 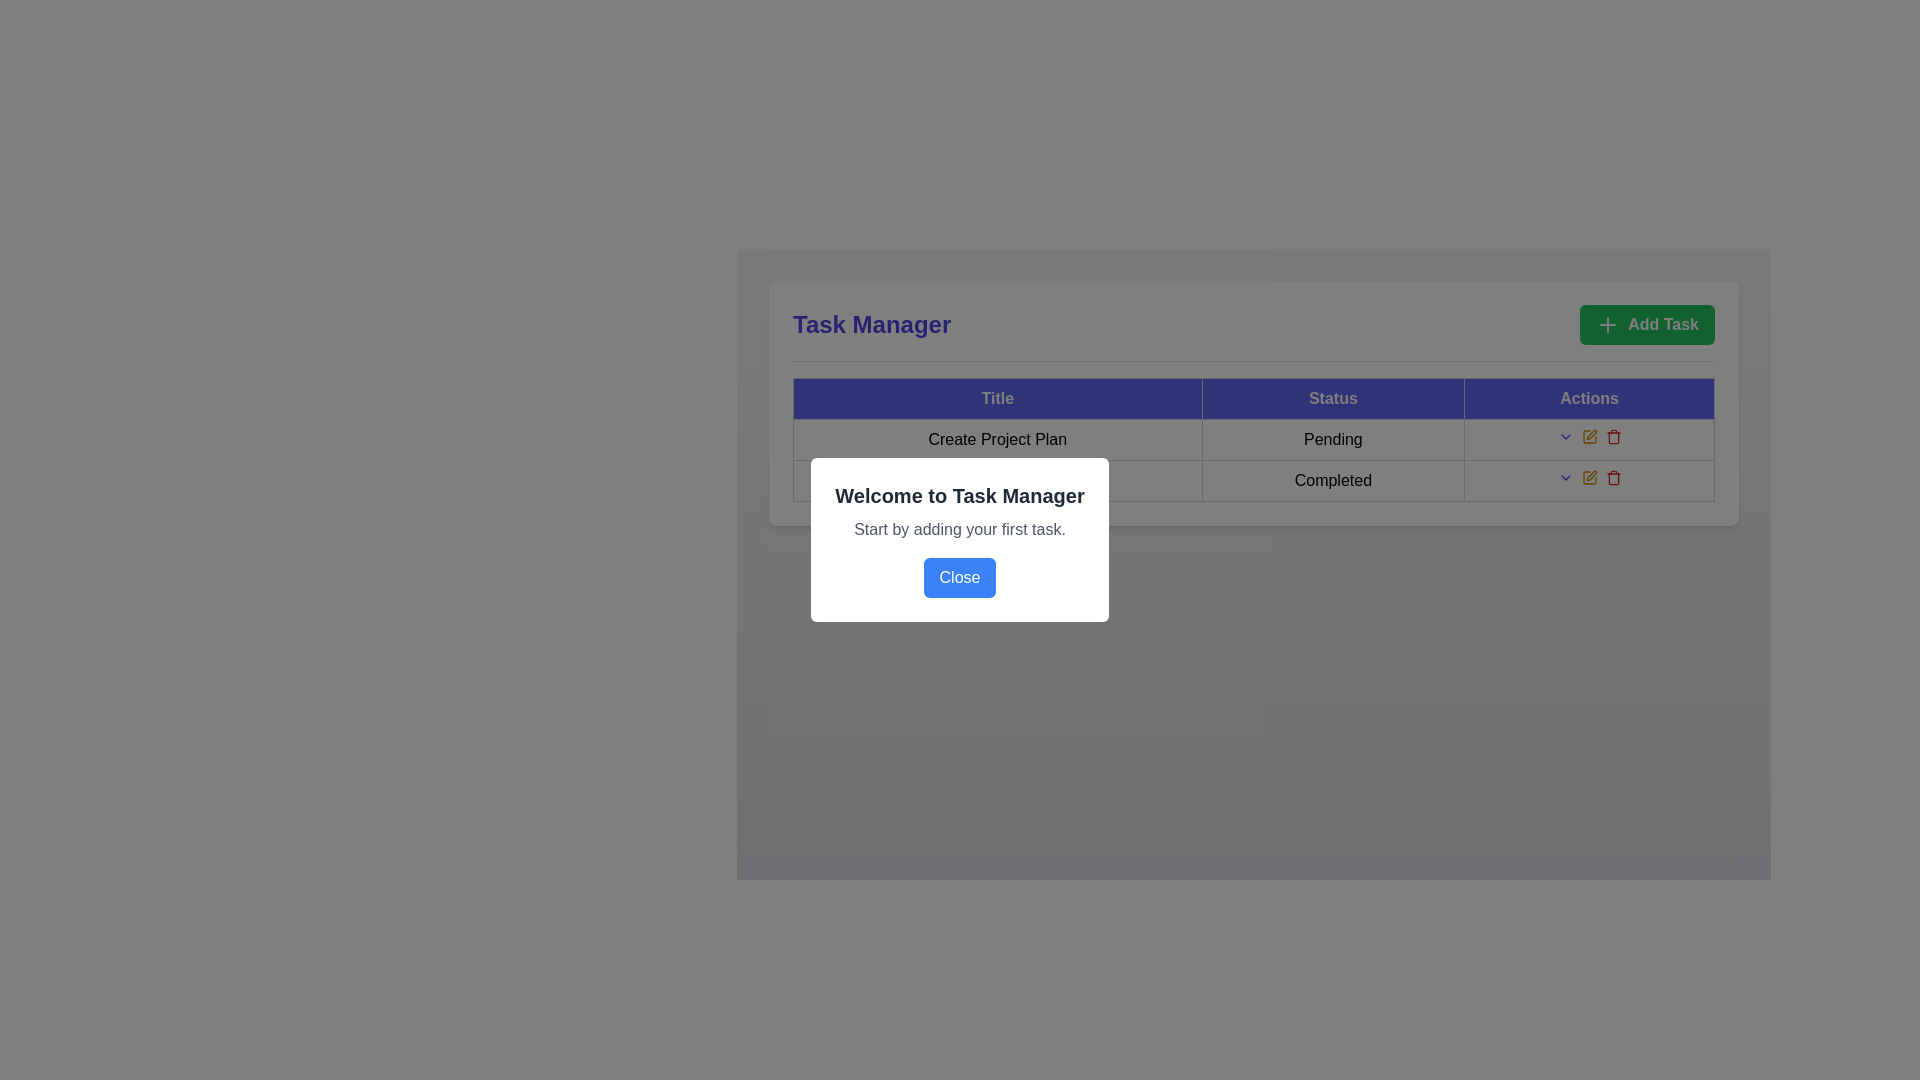 What do you see at coordinates (1333, 438) in the screenshot?
I see `the text label indicating the current status of the task 'Create Project Plan', which displays 'Pending' in the second cell of the 'Status' column in the table` at bounding box center [1333, 438].